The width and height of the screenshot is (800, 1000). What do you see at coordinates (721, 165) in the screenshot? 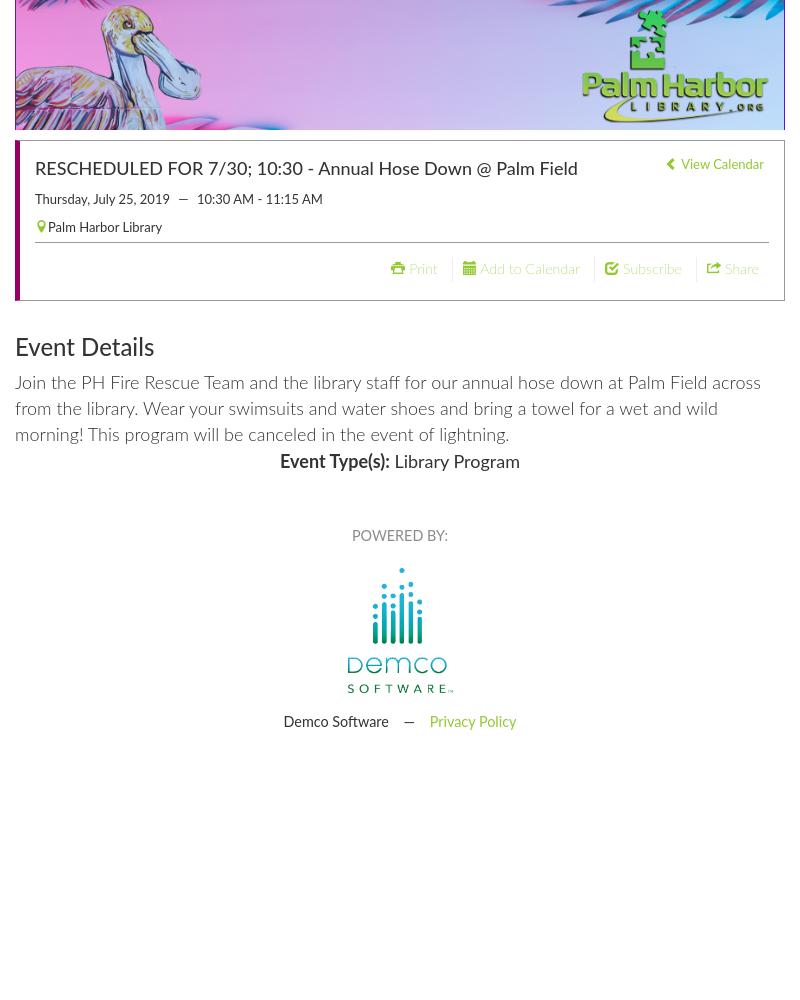
I see `'View Calendar'` at bounding box center [721, 165].